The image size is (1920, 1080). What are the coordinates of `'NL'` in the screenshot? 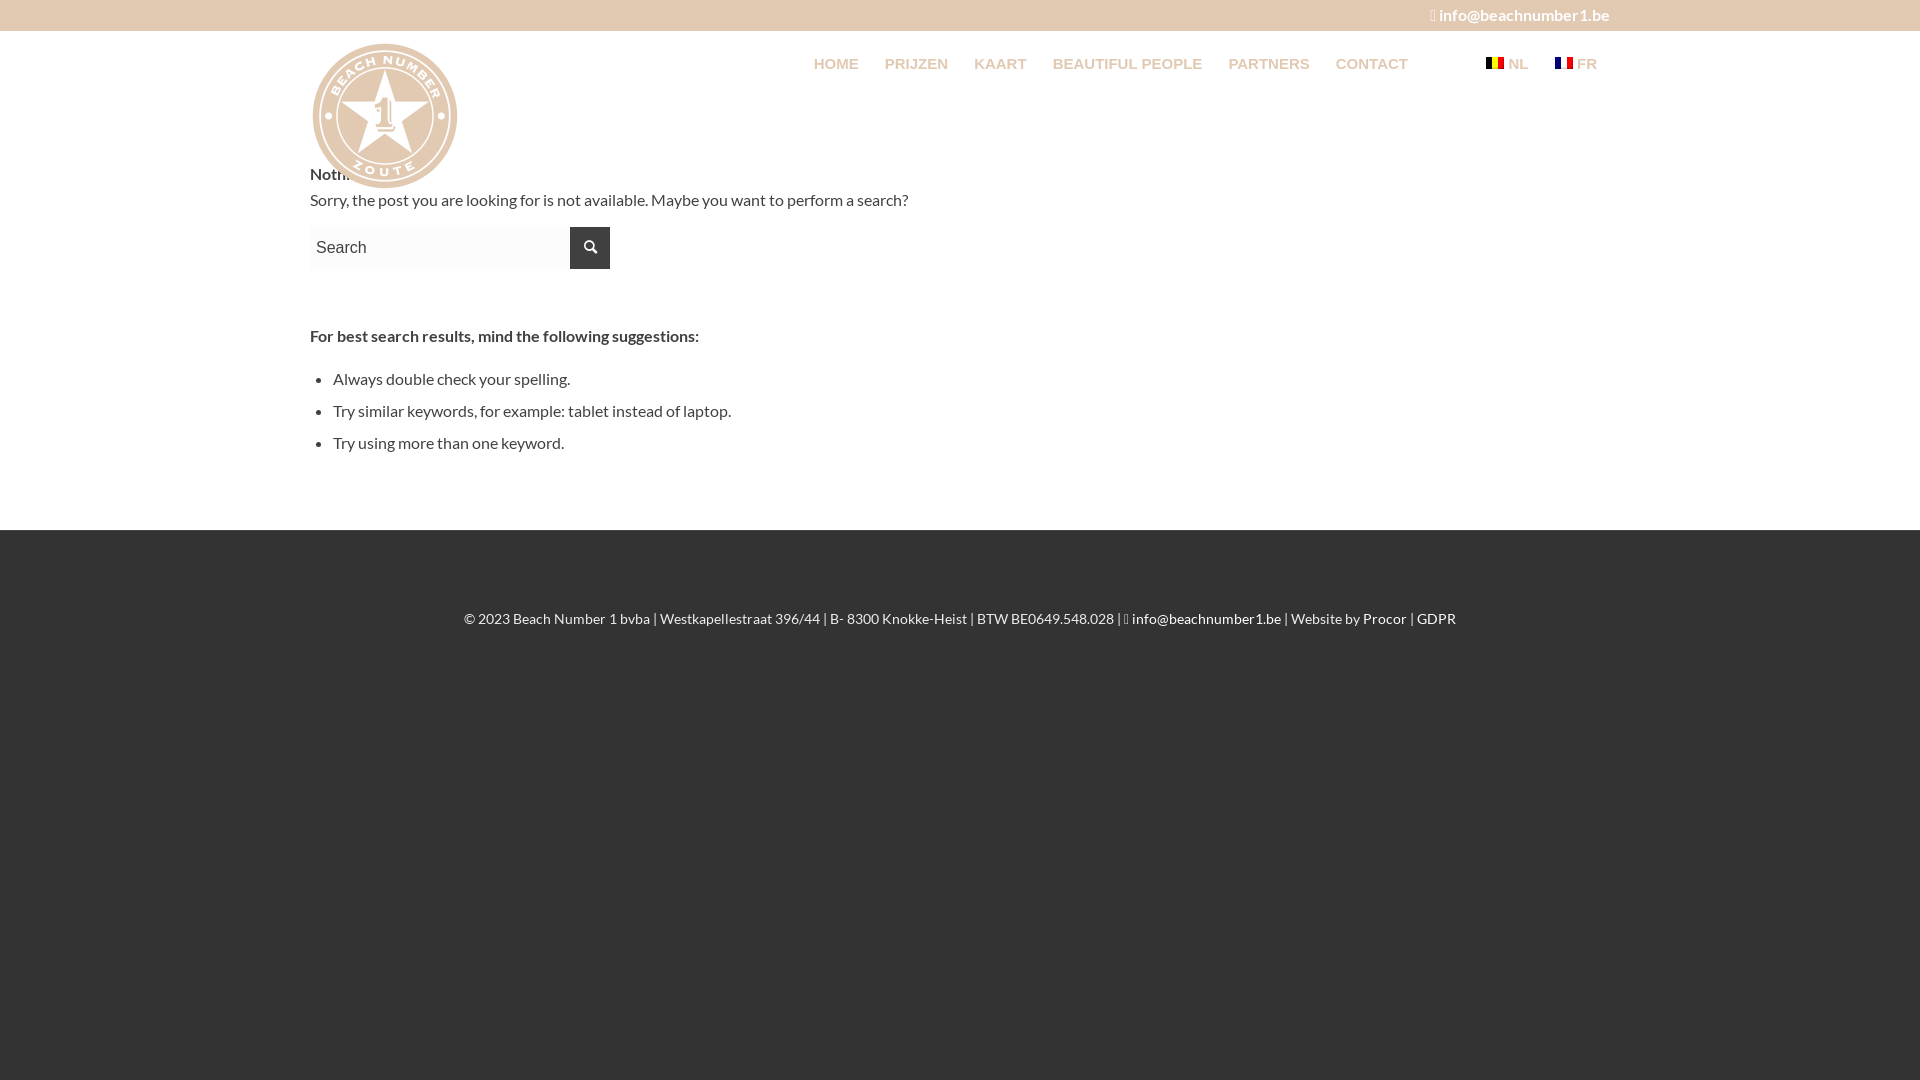 It's located at (1507, 62).